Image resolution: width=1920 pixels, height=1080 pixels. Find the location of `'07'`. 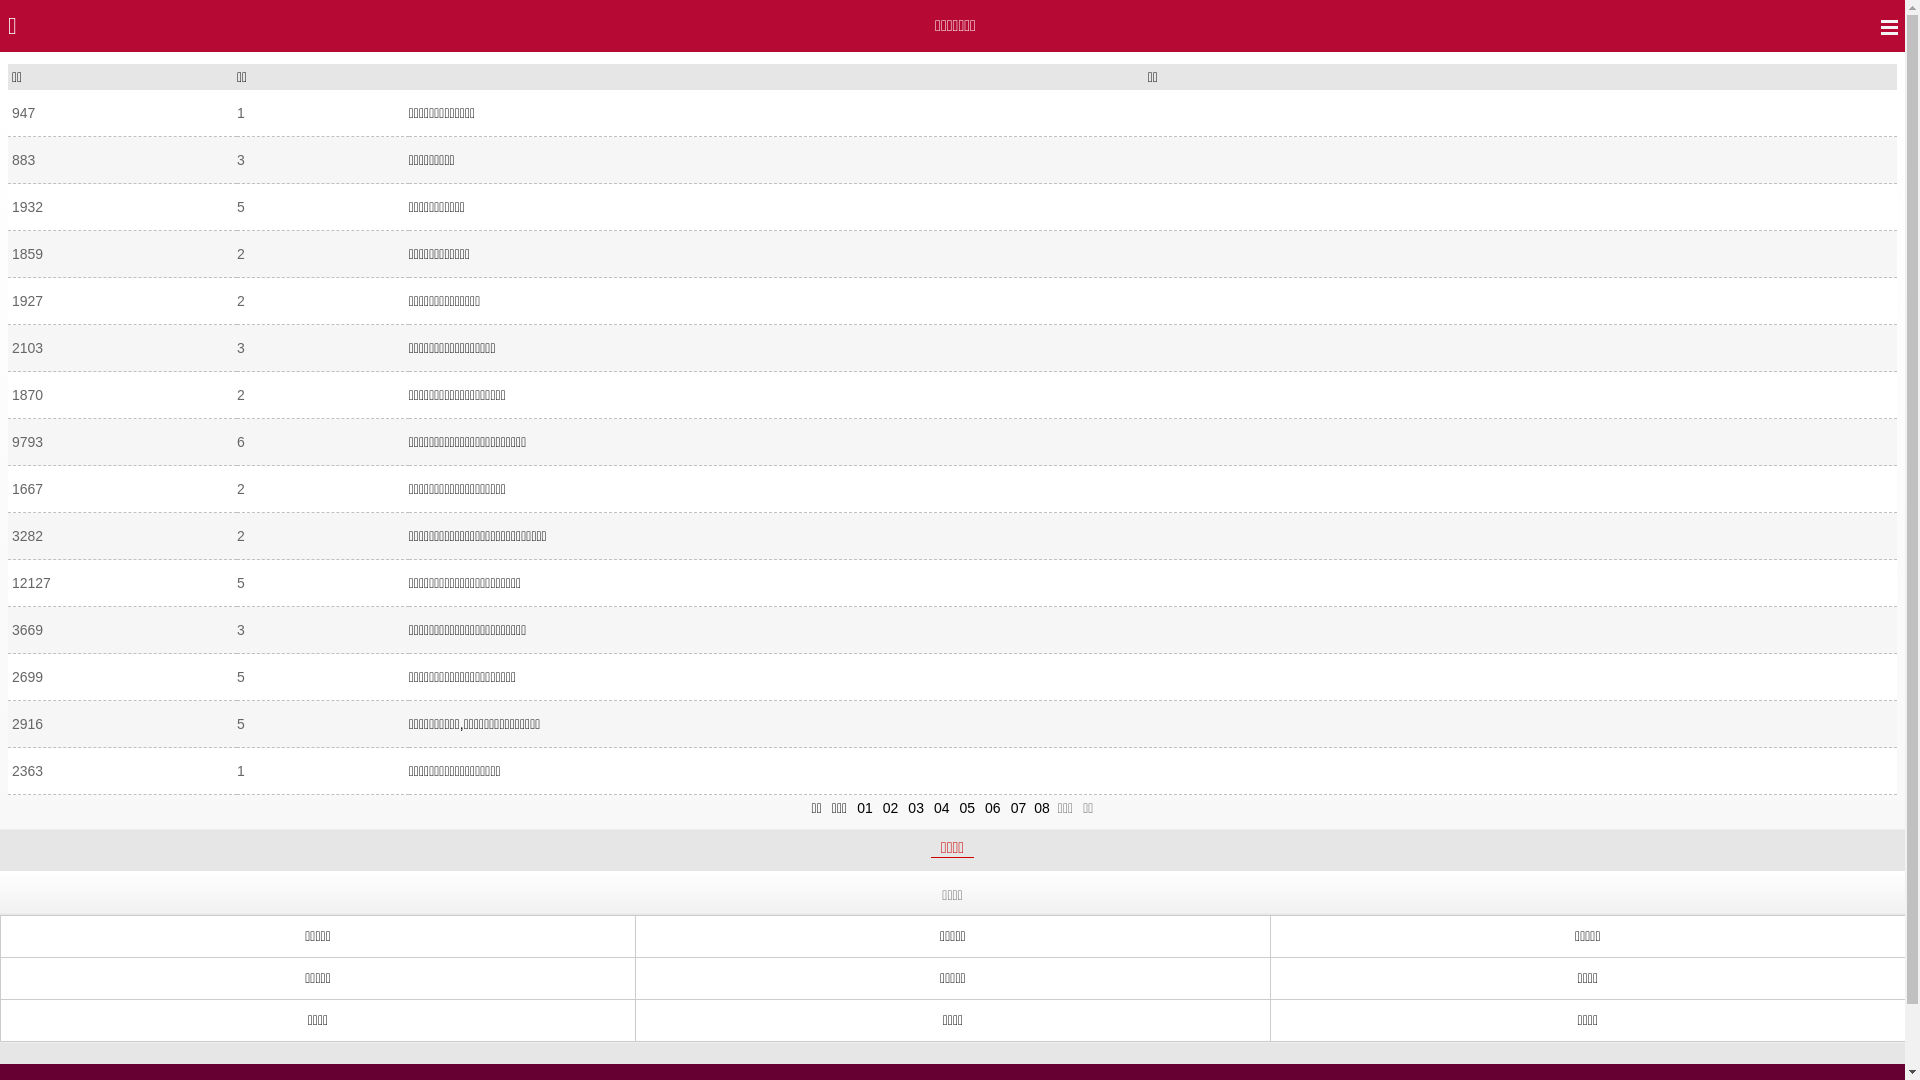

'07' is located at coordinates (1018, 806).